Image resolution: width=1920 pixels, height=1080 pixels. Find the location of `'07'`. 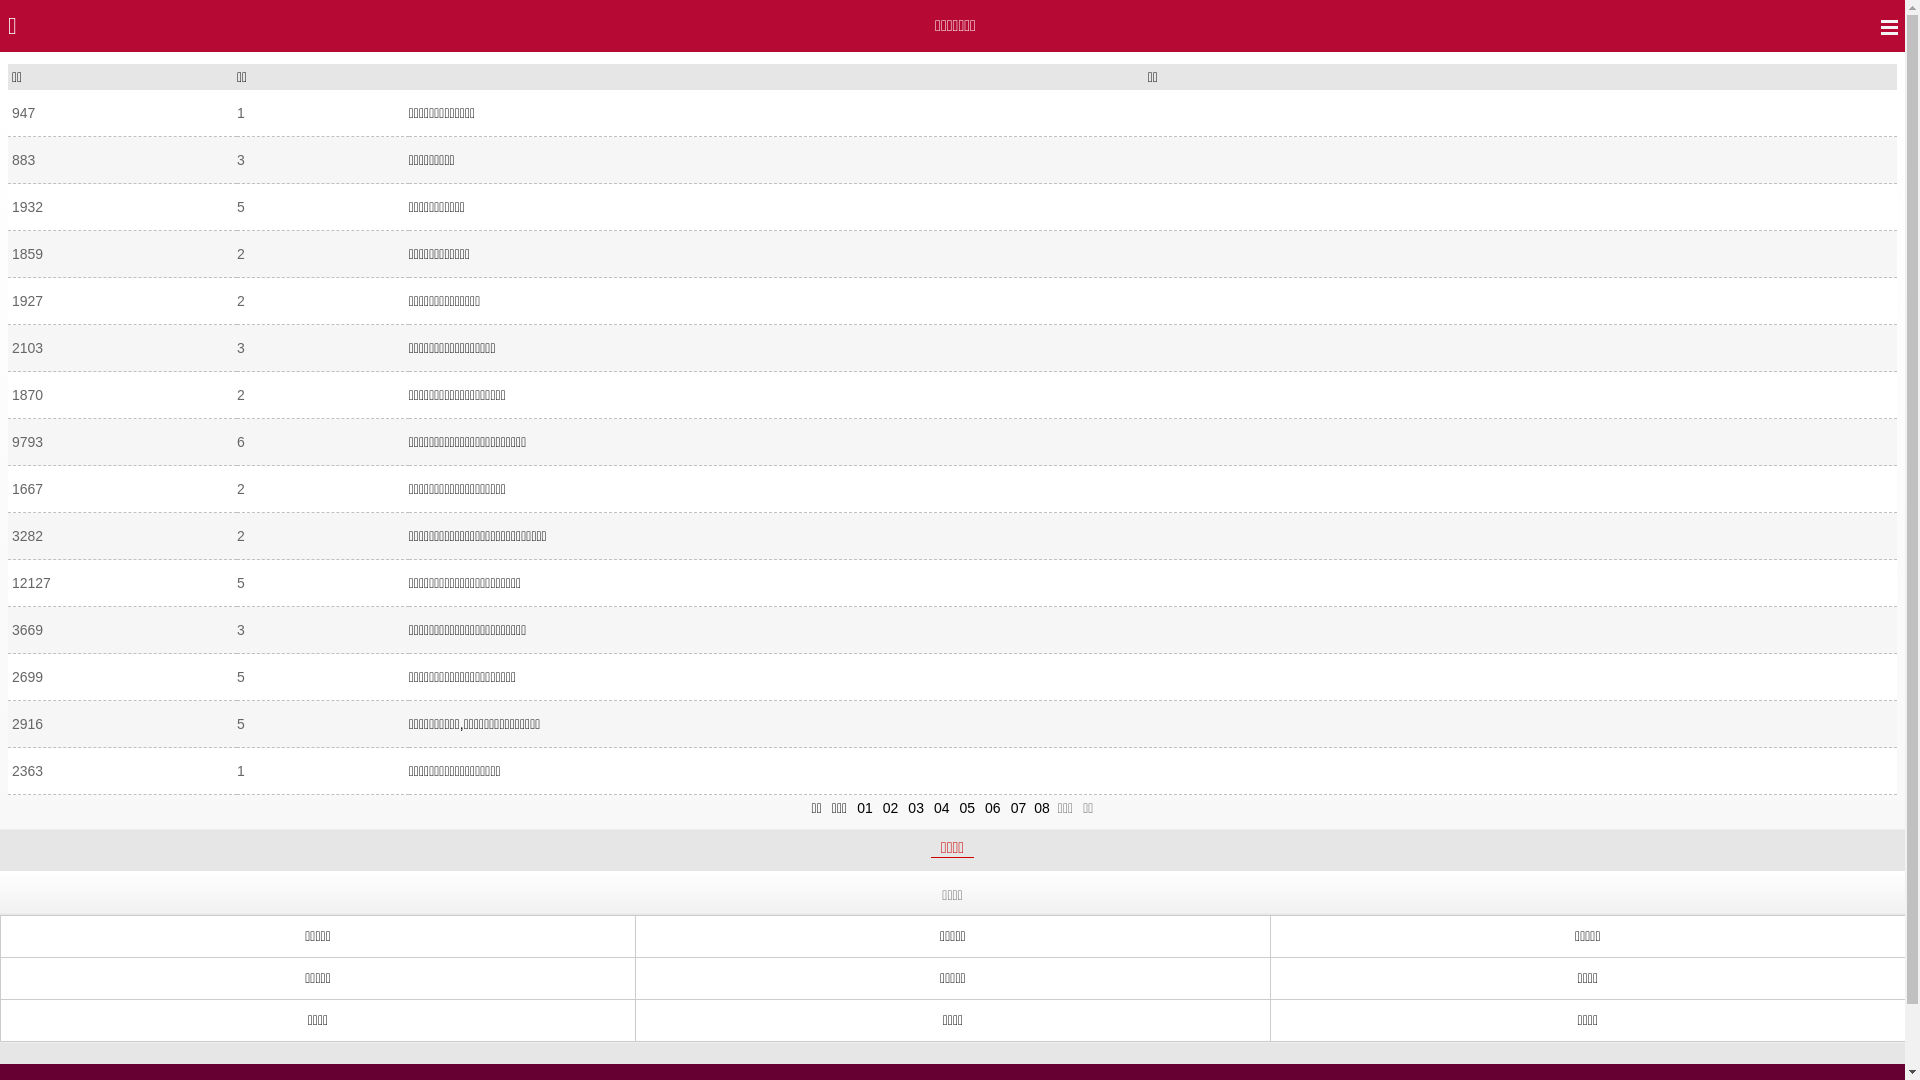

'07' is located at coordinates (1018, 806).